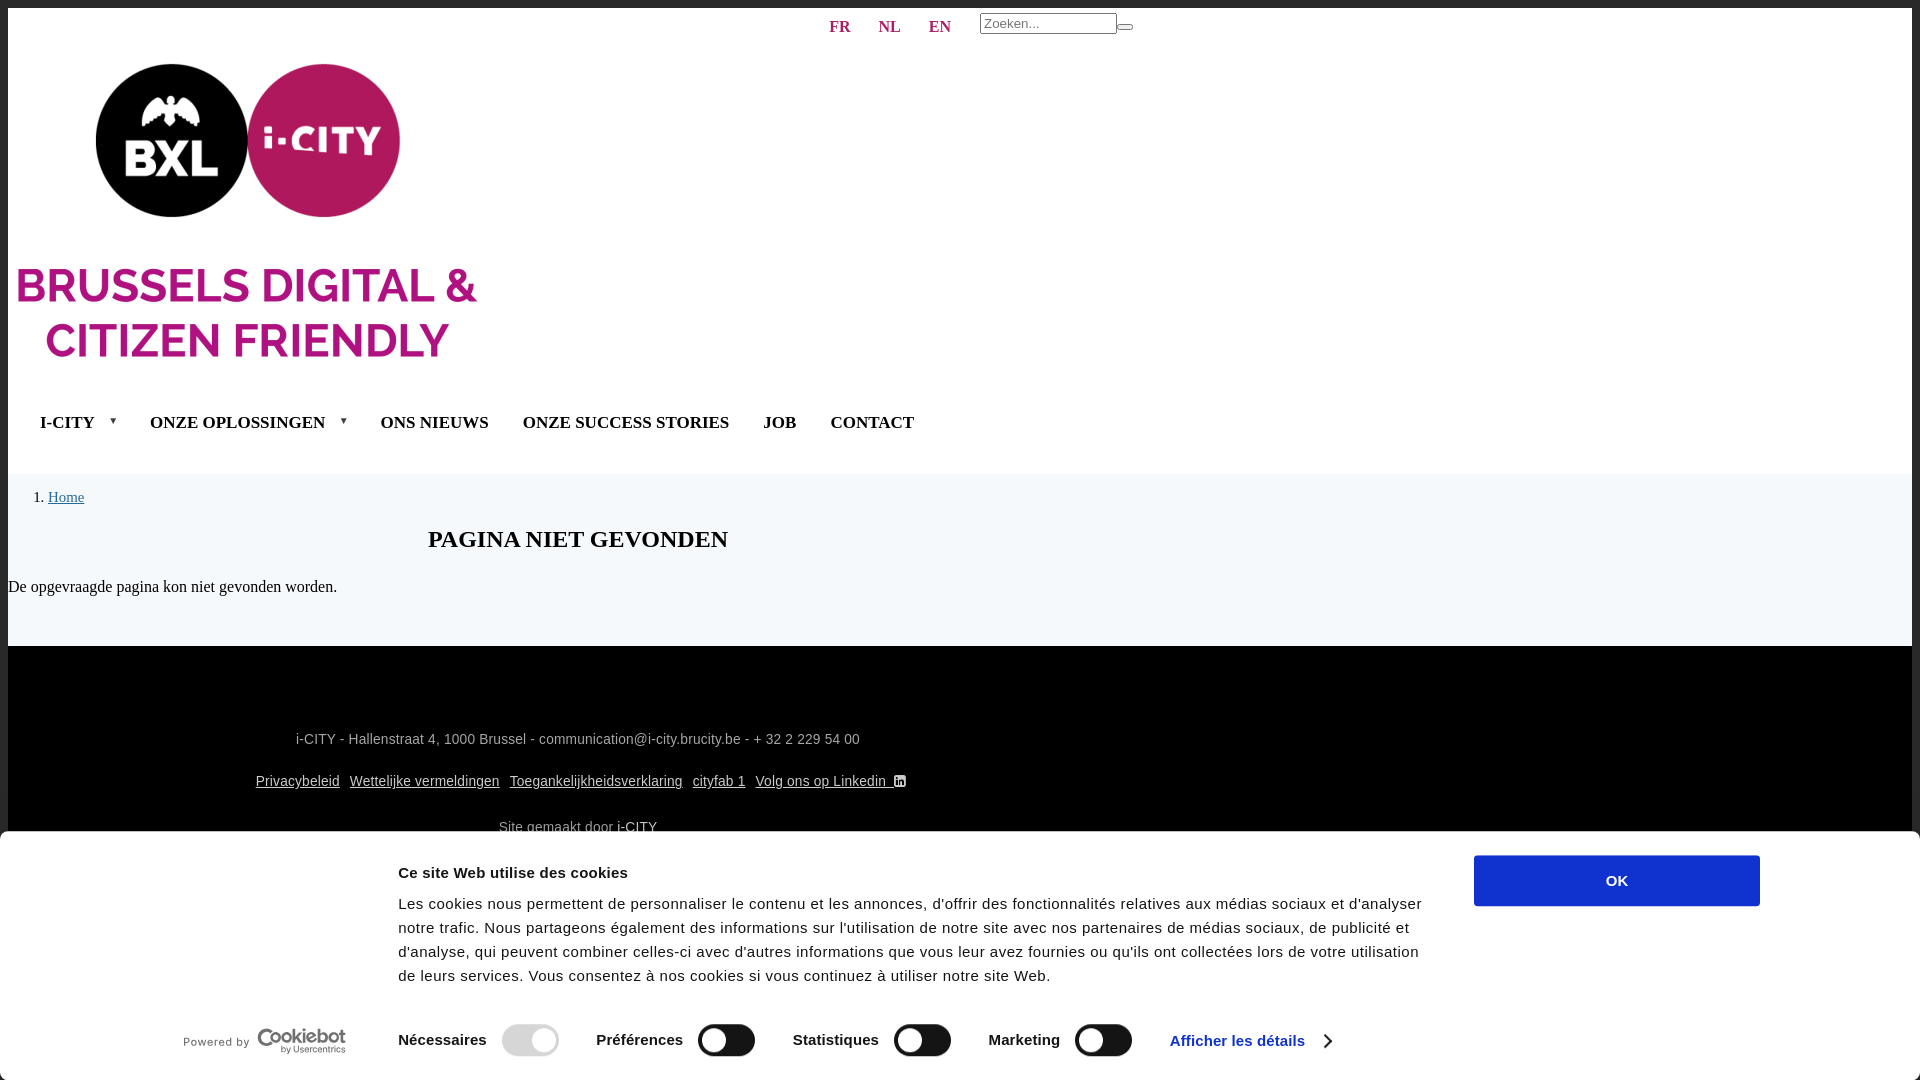 This screenshot has width=1920, height=1080. I want to click on 'JOB', so click(778, 421).